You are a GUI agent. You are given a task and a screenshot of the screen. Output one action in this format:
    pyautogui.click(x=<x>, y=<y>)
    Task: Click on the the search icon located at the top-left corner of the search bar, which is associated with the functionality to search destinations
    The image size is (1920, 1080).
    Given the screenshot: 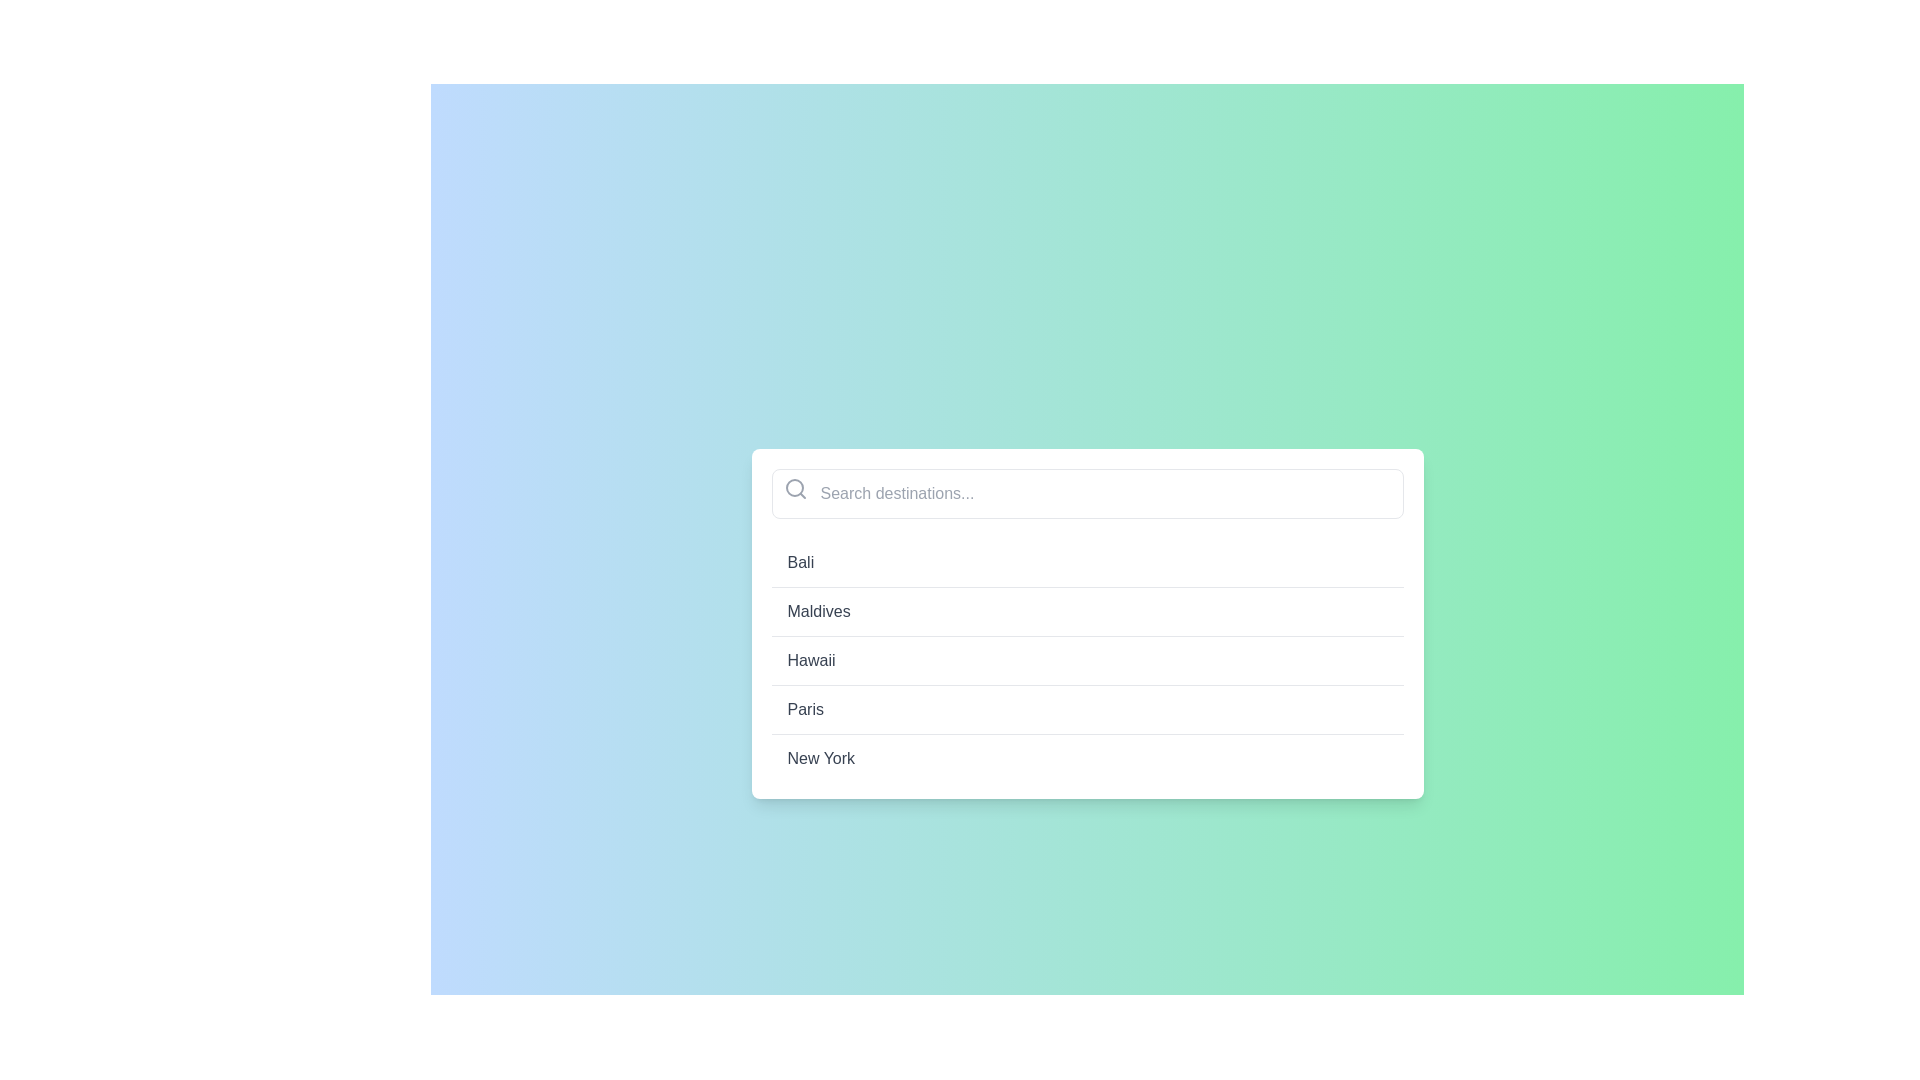 What is the action you would take?
    pyautogui.click(x=794, y=489)
    